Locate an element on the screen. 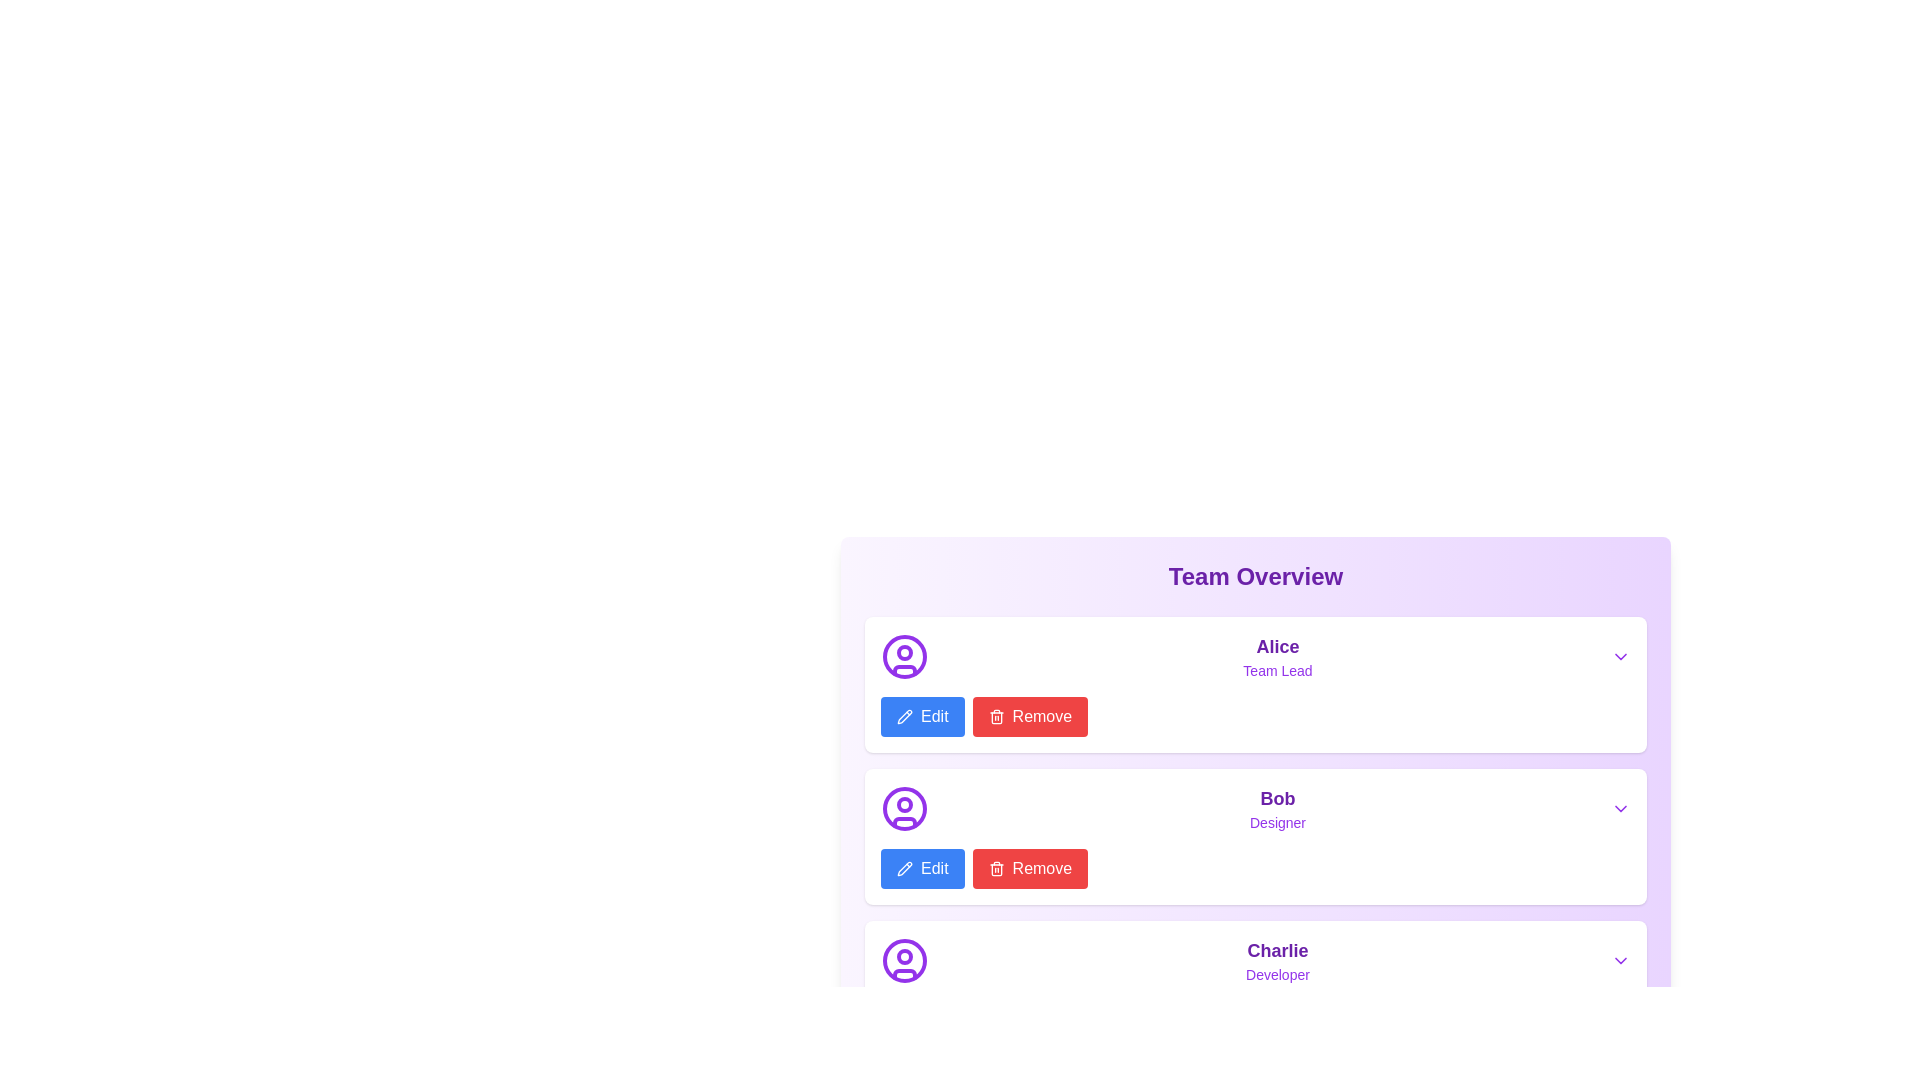  the text label displaying the role or title associated with the user 'Alice', which is located directly beneath the text 'Alice' within a card component is located at coordinates (1276, 671).